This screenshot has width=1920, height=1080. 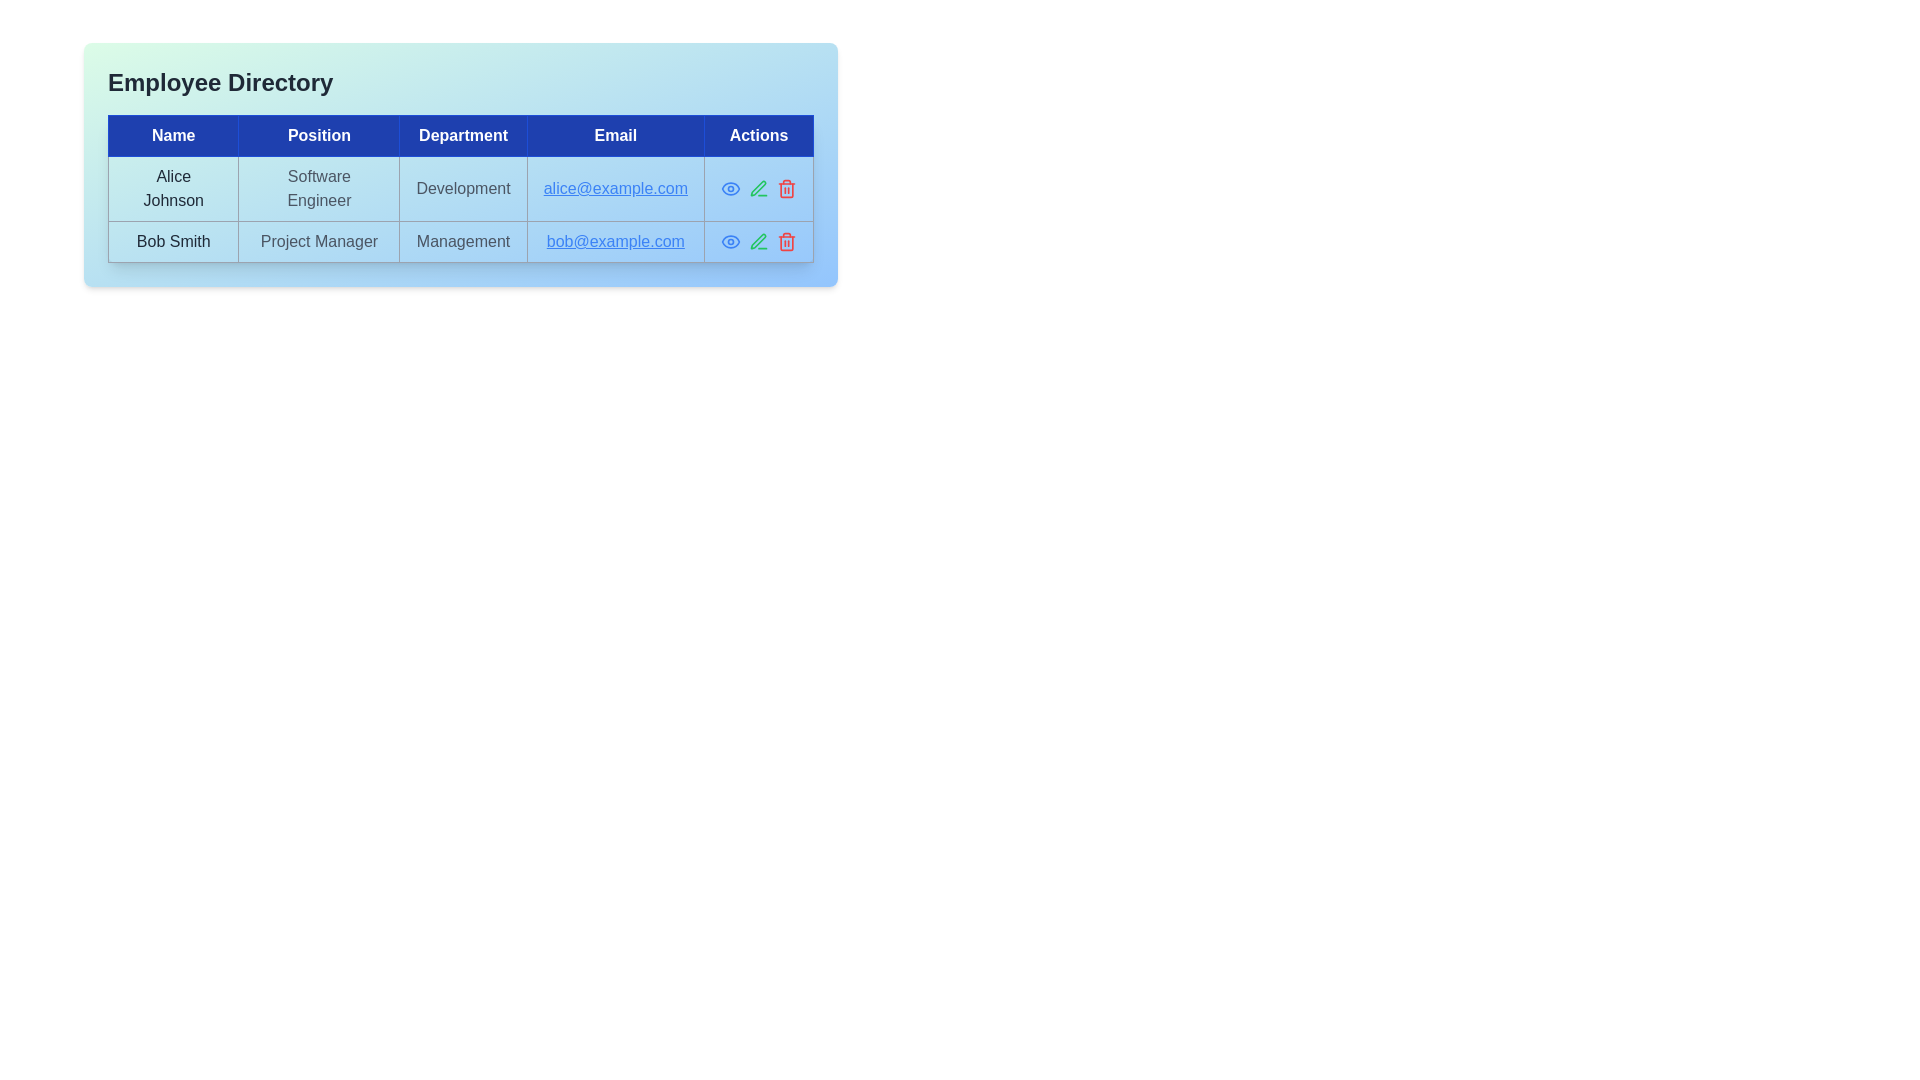 What do you see at coordinates (462, 189) in the screenshot?
I see `the static text element displaying the department associated with the individual, located in the third cell of the first row under the 'Department' header` at bounding box center [462, 189].